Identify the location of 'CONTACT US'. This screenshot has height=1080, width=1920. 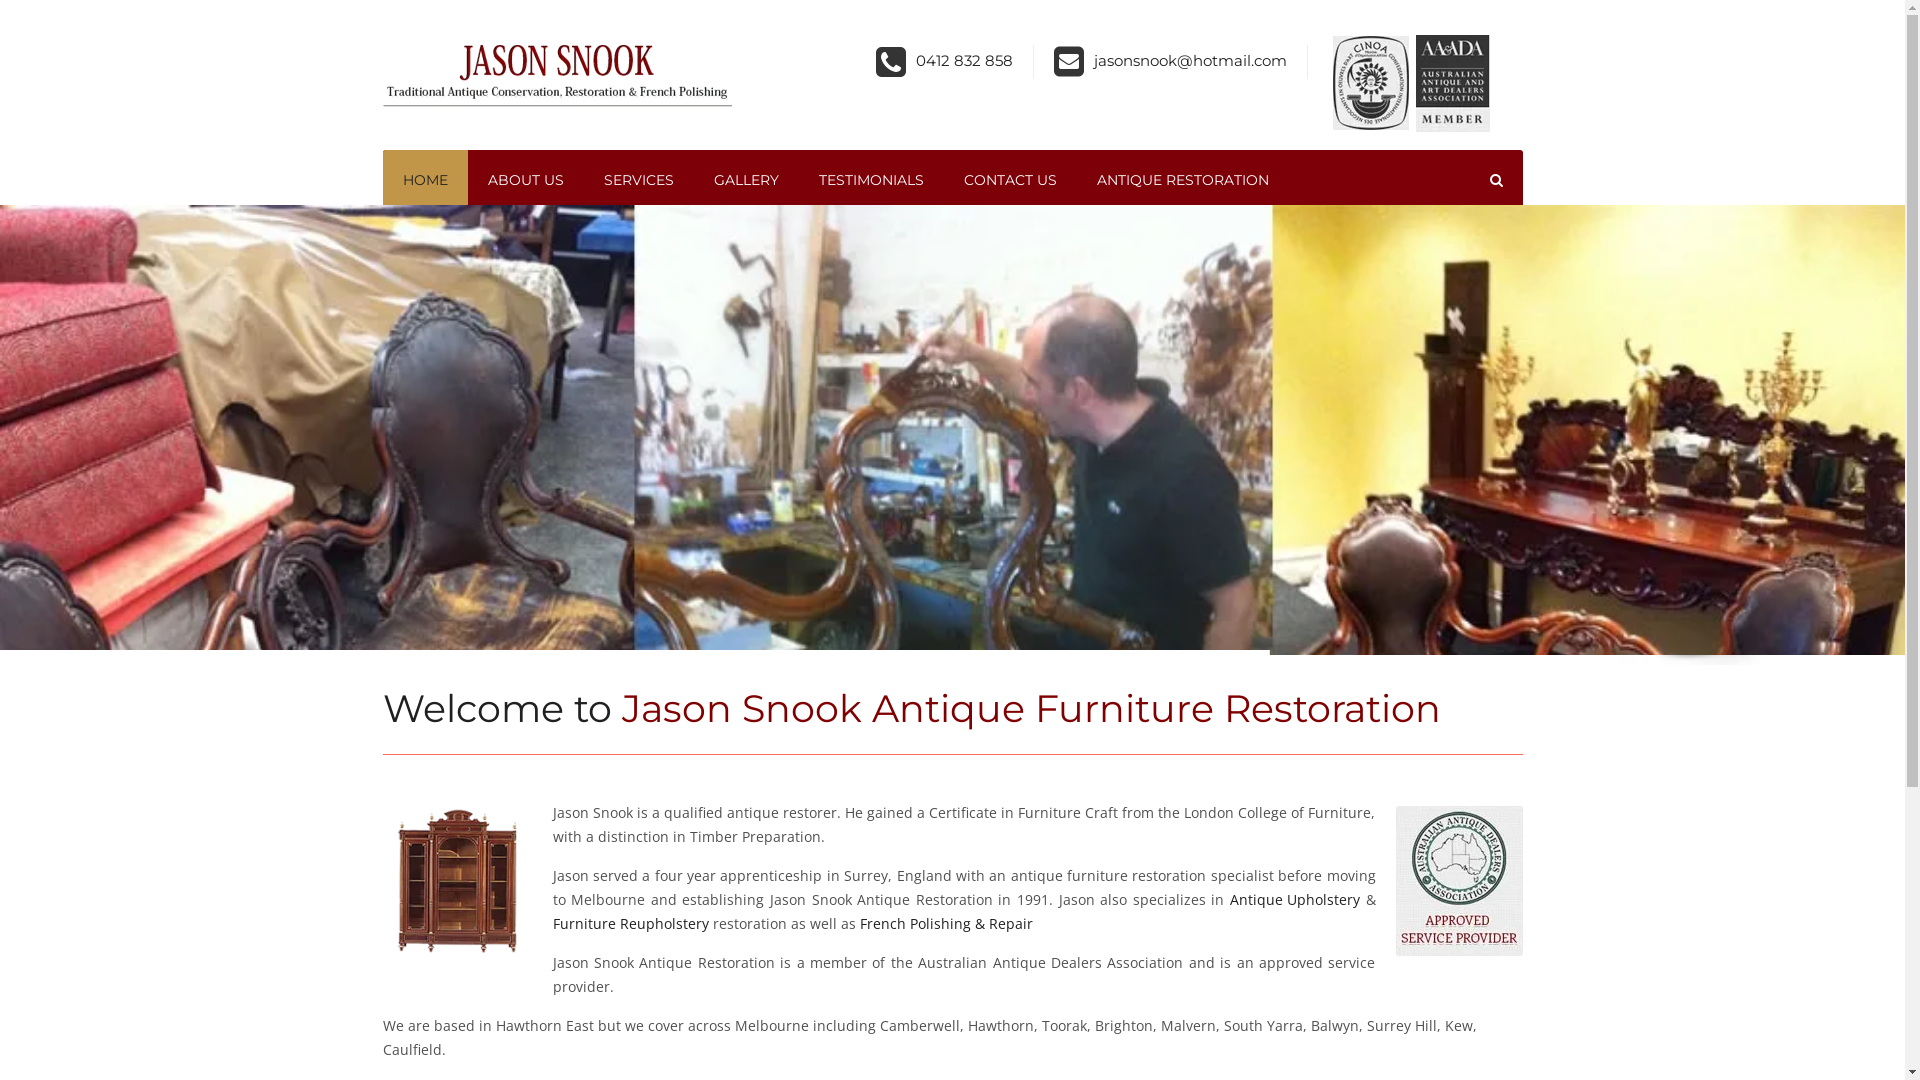
(1010, 180).